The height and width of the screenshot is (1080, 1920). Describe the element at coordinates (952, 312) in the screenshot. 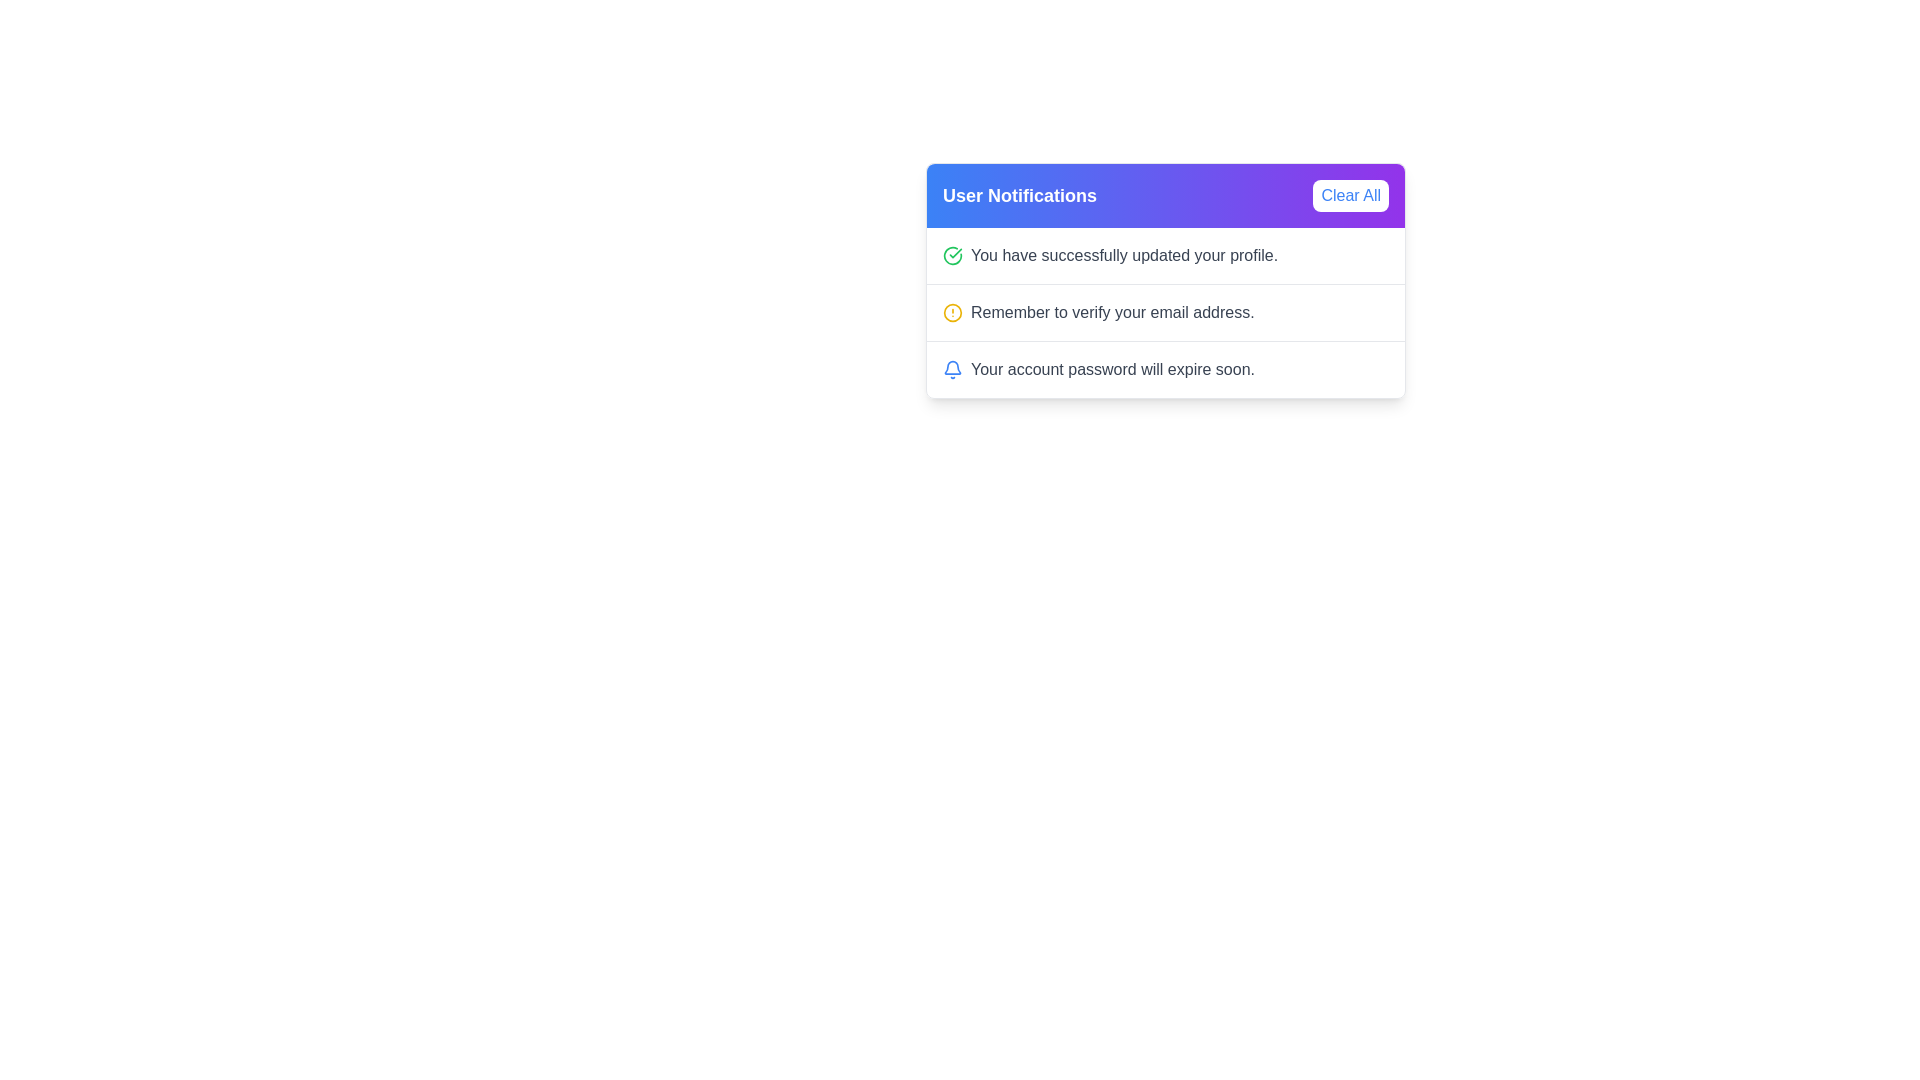

I see `the circular icon with a yellow outline located to the left of the text 'Remember to verify your email address' in the notification panel` at that location.